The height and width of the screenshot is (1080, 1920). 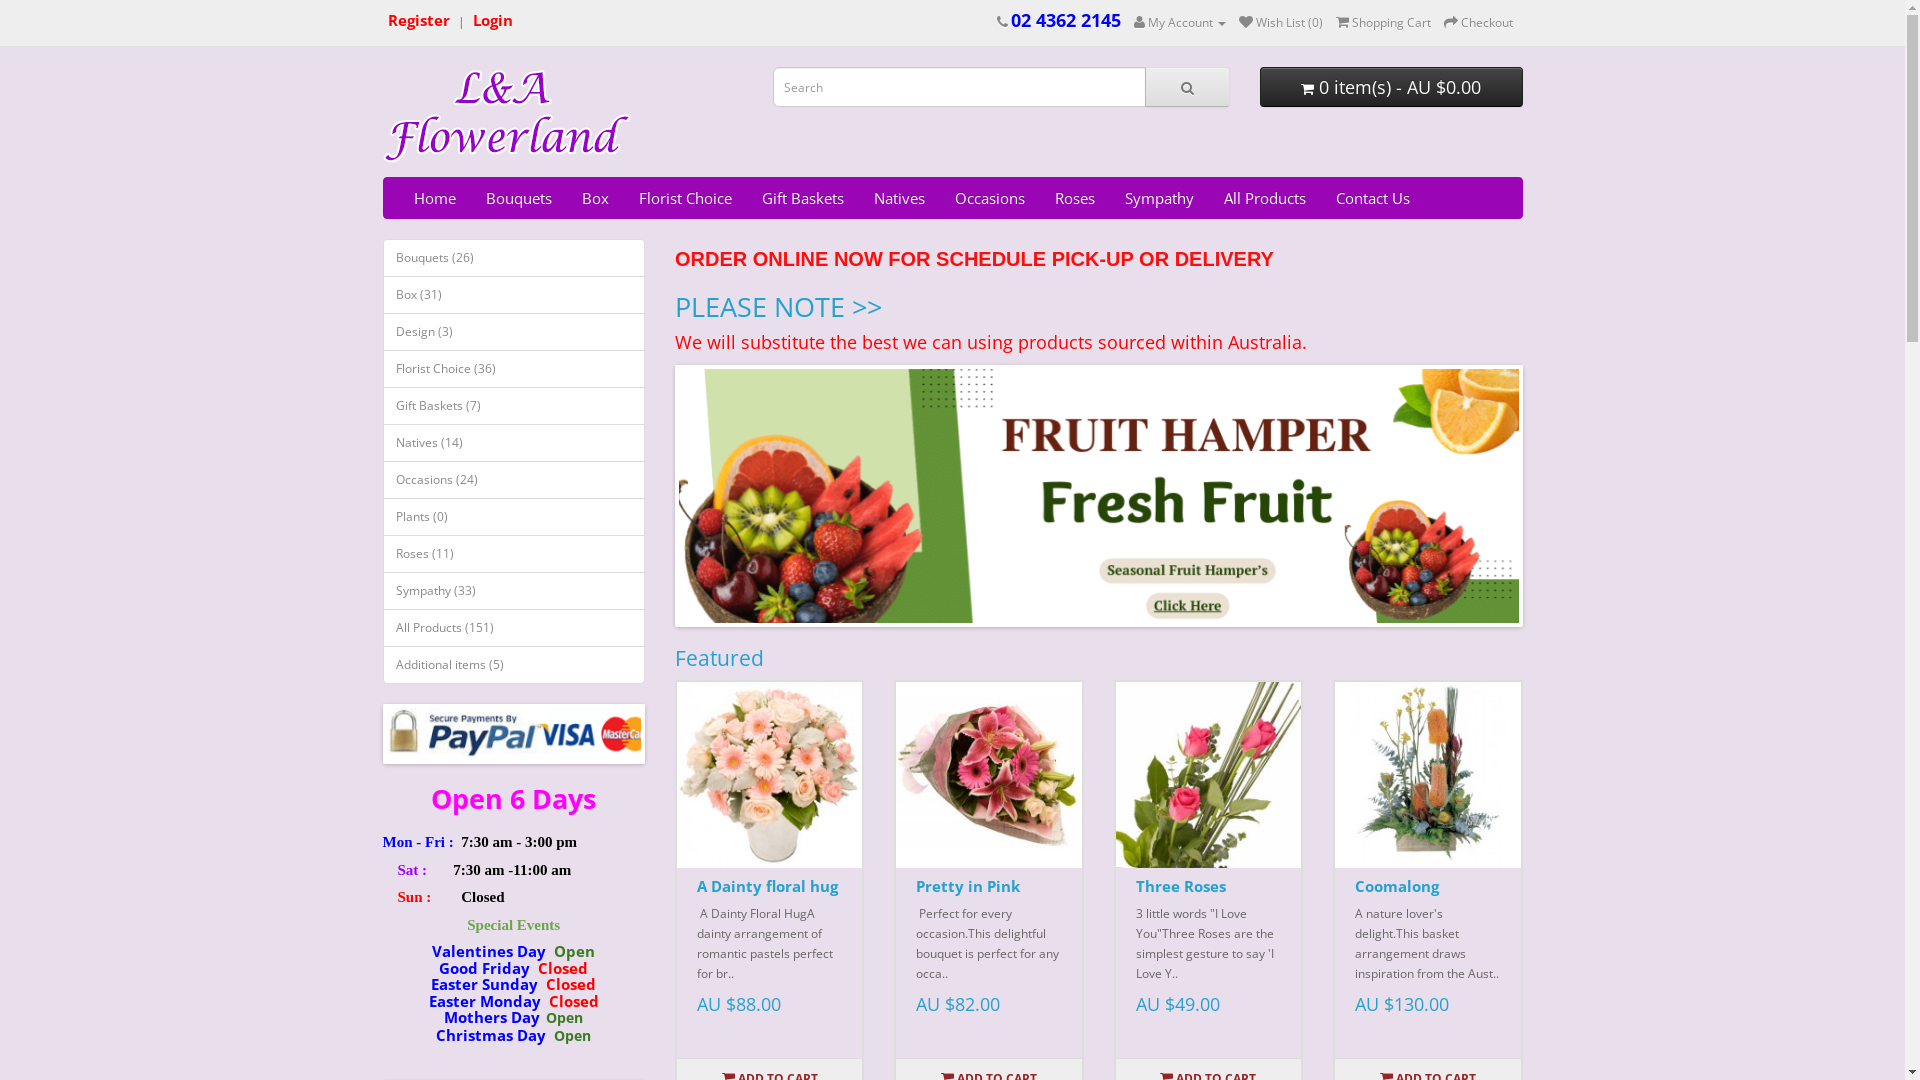 What do you see at coordinates (513, 664) in the screenshot?
I see `'Additional items (5)'` at bounding box center [513, 664].